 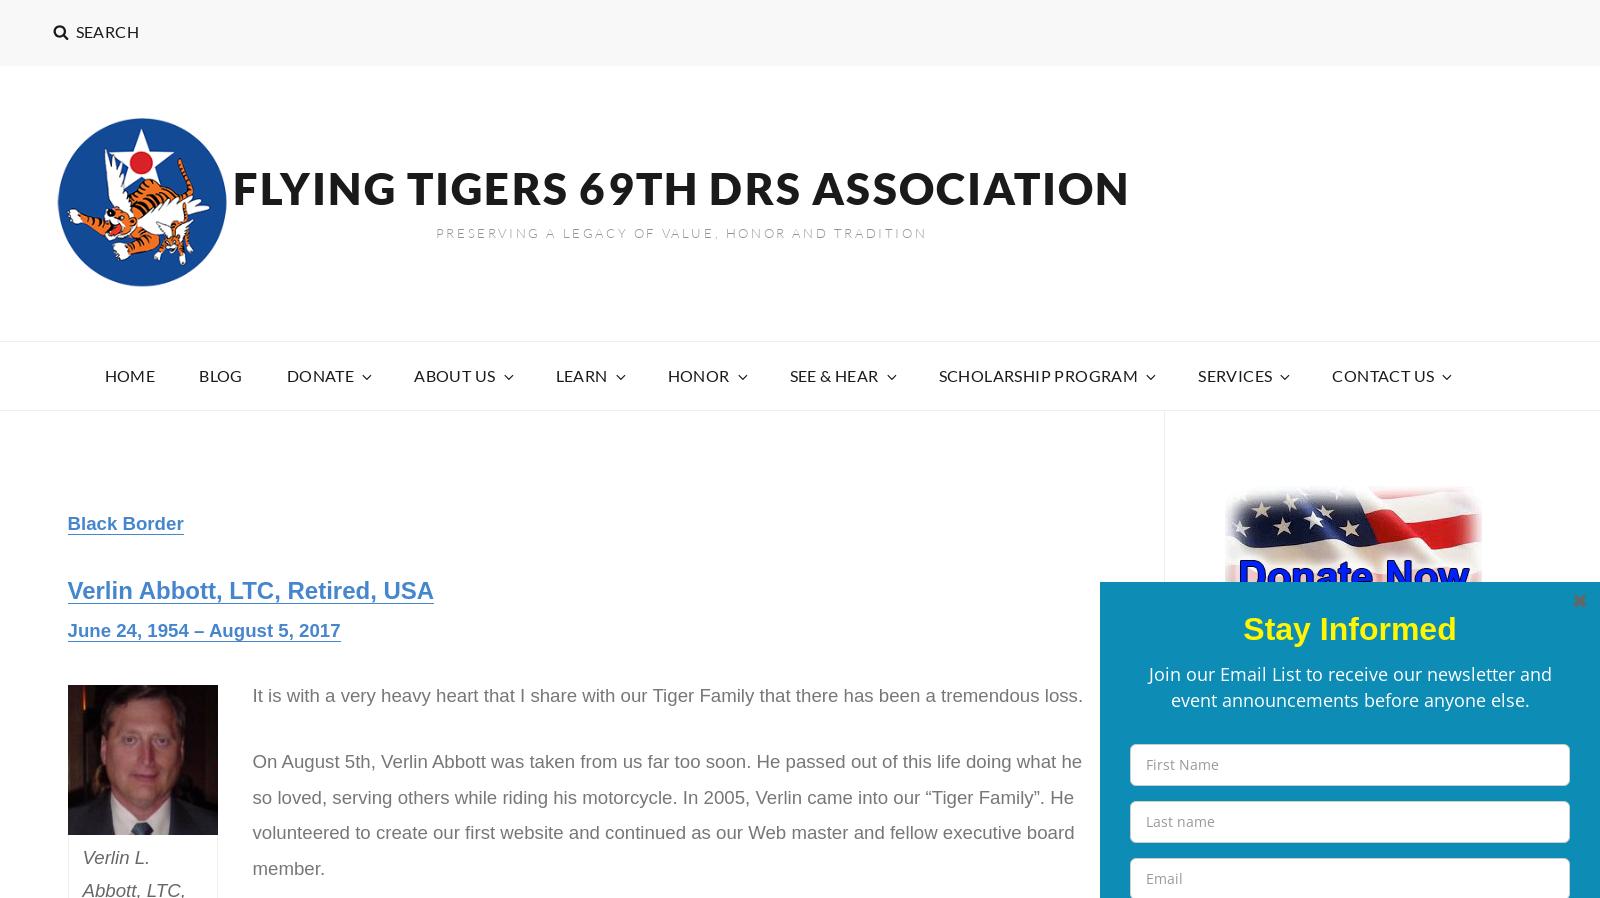 What do you see at coordinates (680, 187) in the screenshot?
I see `'Flying Tigers 69th DRS Association'` at bounding box center [680, 187].